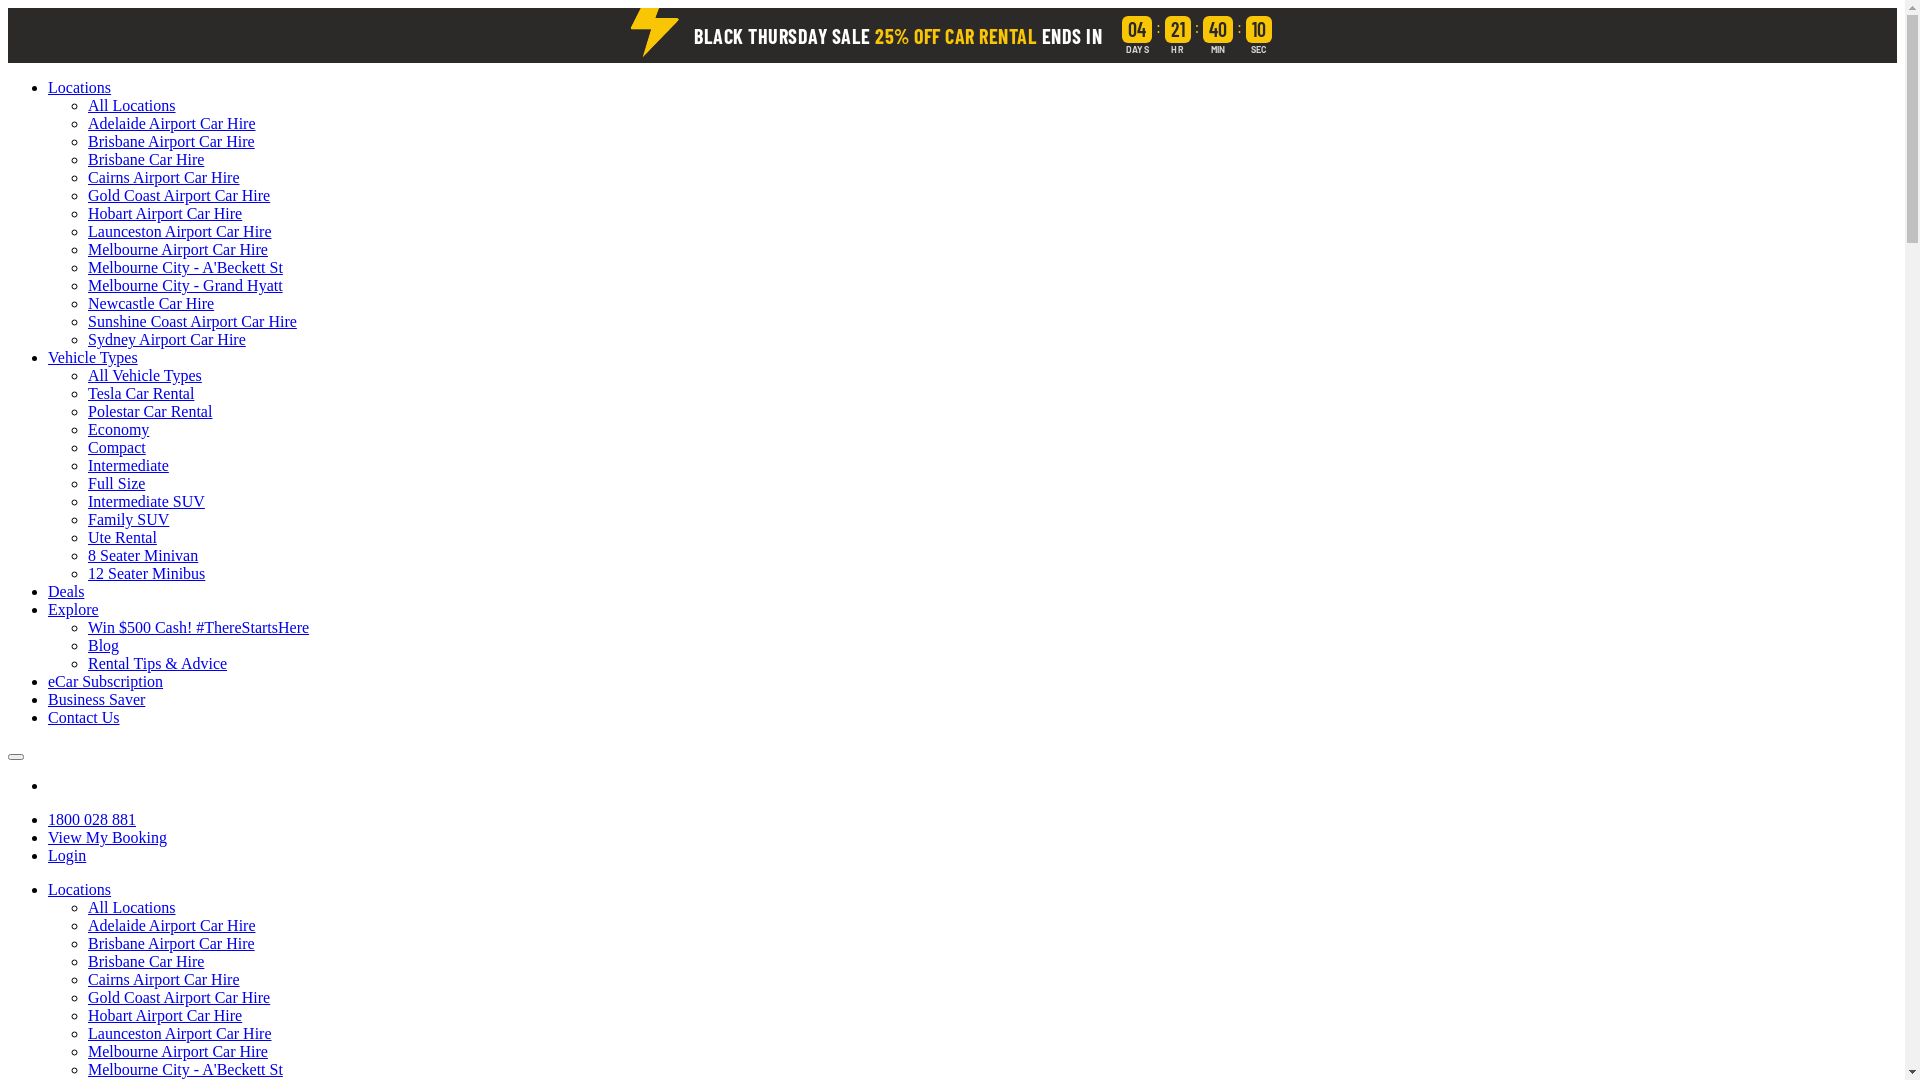 This screenshot has height=1080, width=1920. I want to click on 'All Locations', so click(130, 907).